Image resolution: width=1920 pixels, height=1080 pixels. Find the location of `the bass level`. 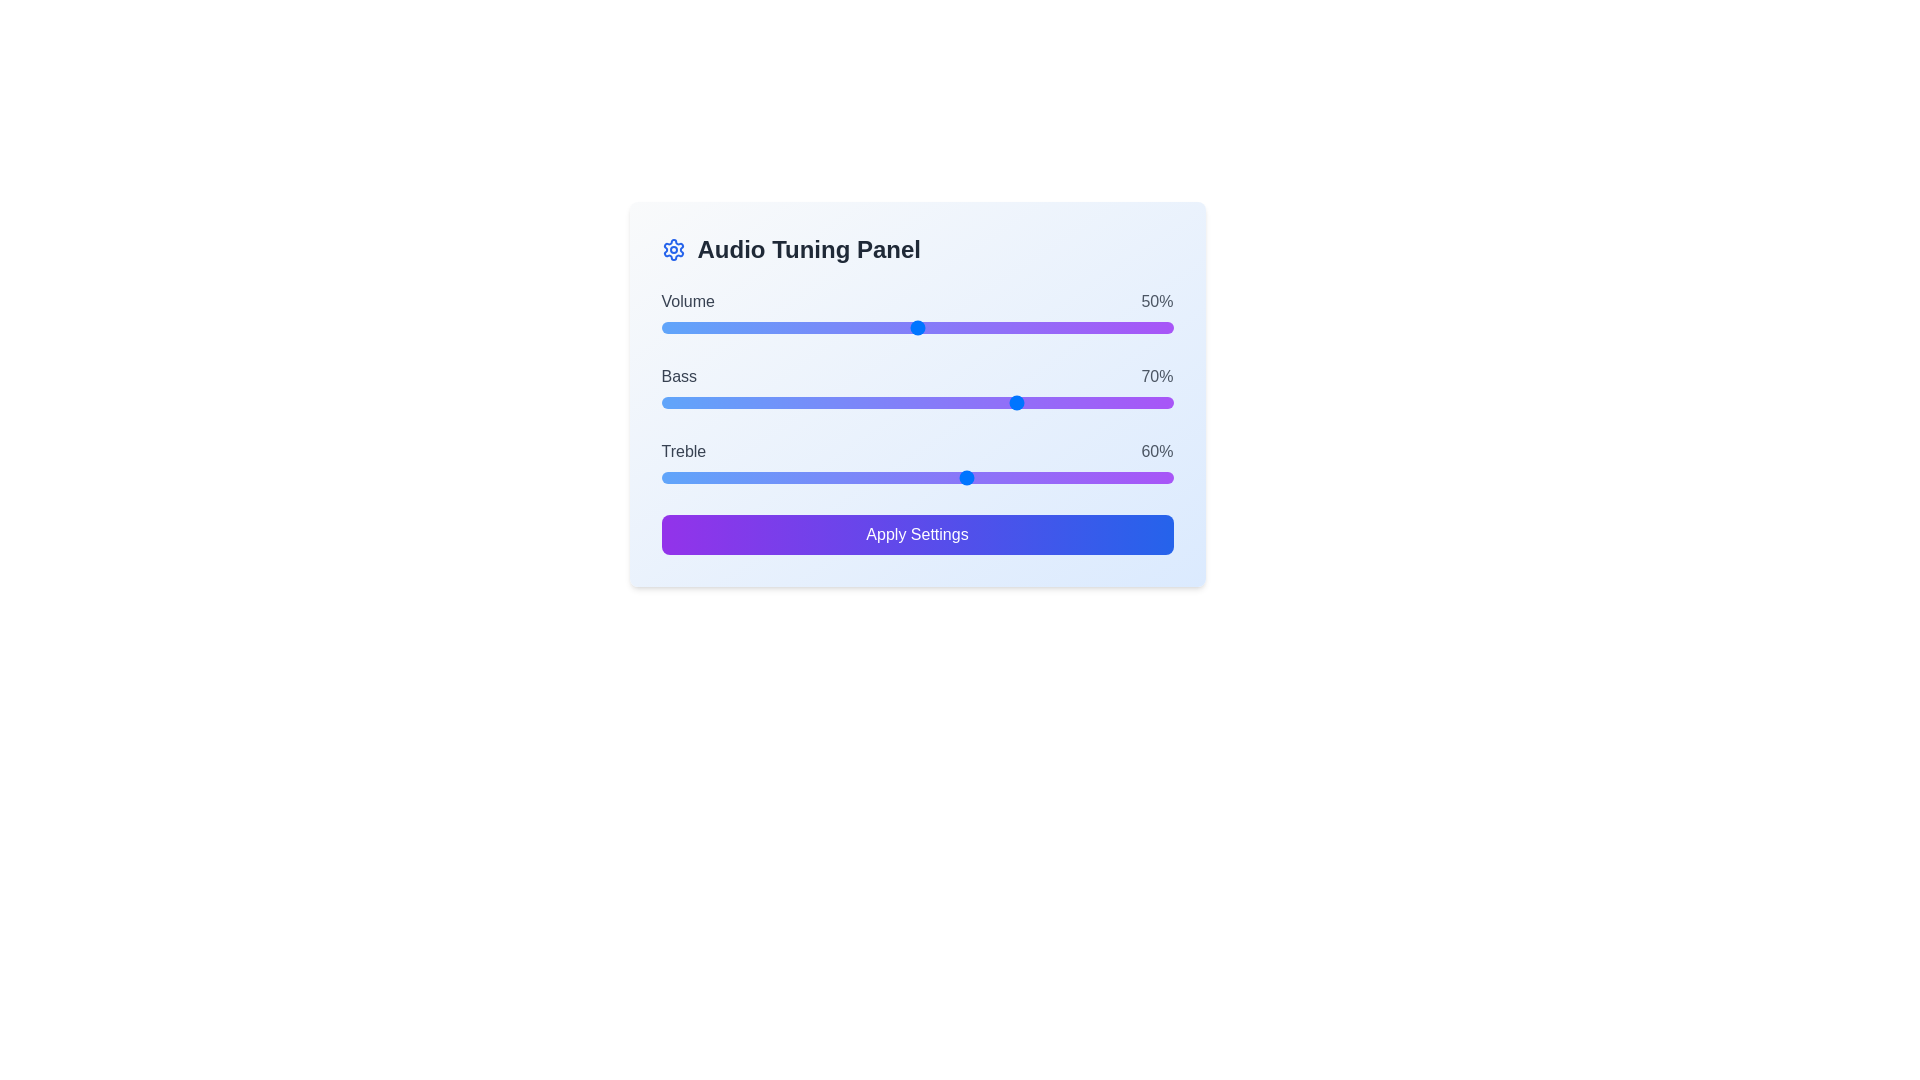

the bass level is located at coordinates (911, 402).